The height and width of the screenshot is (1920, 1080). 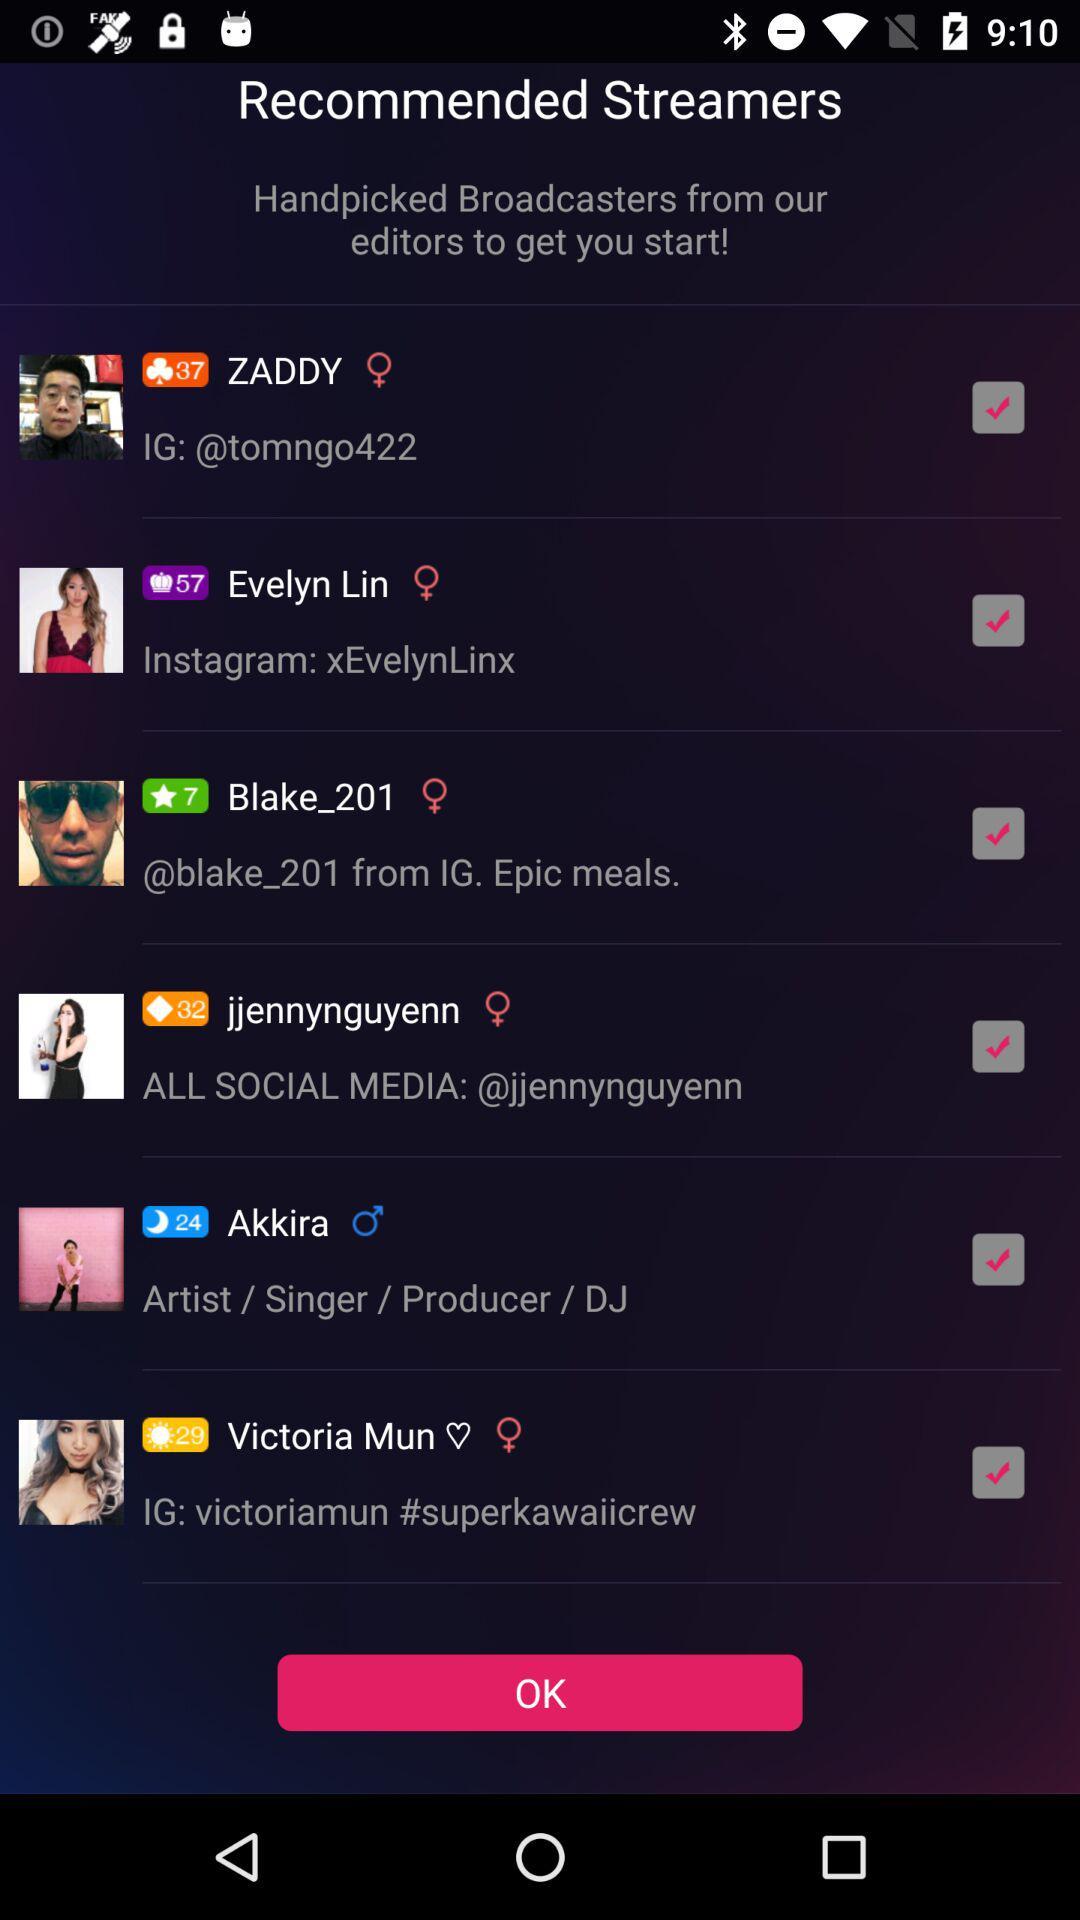 What do you see at coordinates (998, 406) in the screenshot?
I see `streamer feed` at bounding box center [998, 406].